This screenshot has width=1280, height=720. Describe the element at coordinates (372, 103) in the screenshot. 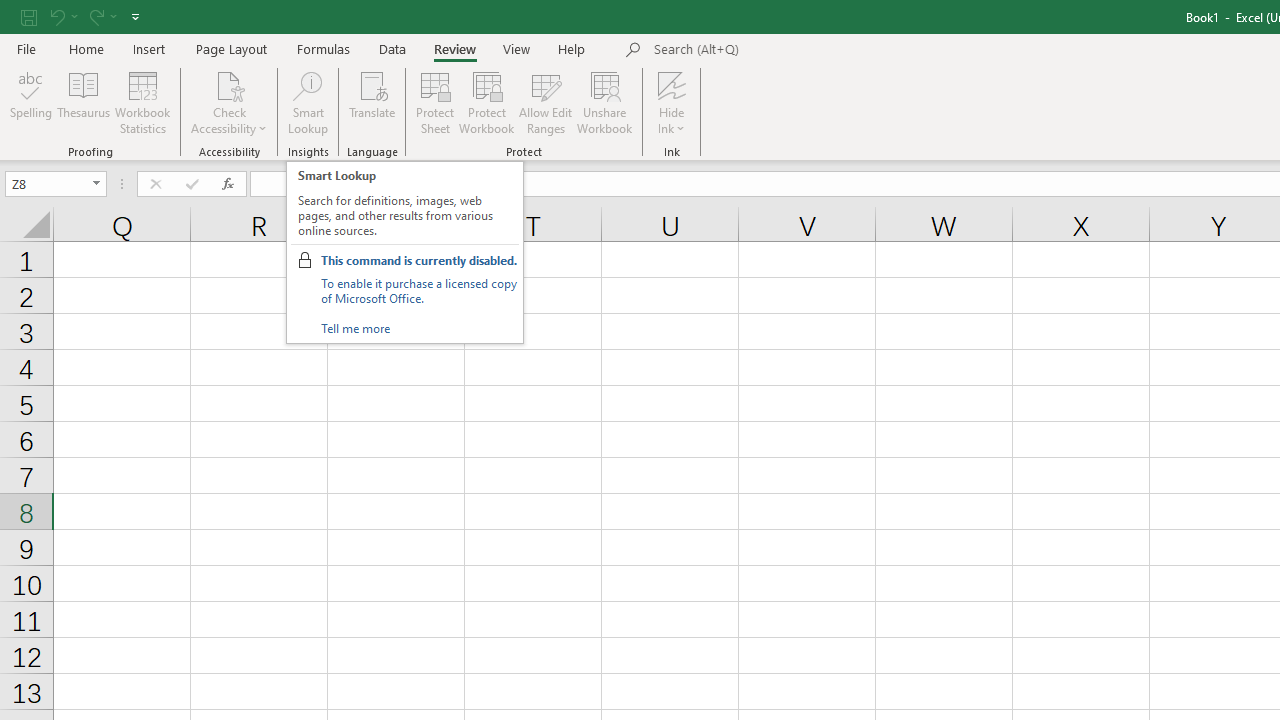

I see `'Translate'` at that location.